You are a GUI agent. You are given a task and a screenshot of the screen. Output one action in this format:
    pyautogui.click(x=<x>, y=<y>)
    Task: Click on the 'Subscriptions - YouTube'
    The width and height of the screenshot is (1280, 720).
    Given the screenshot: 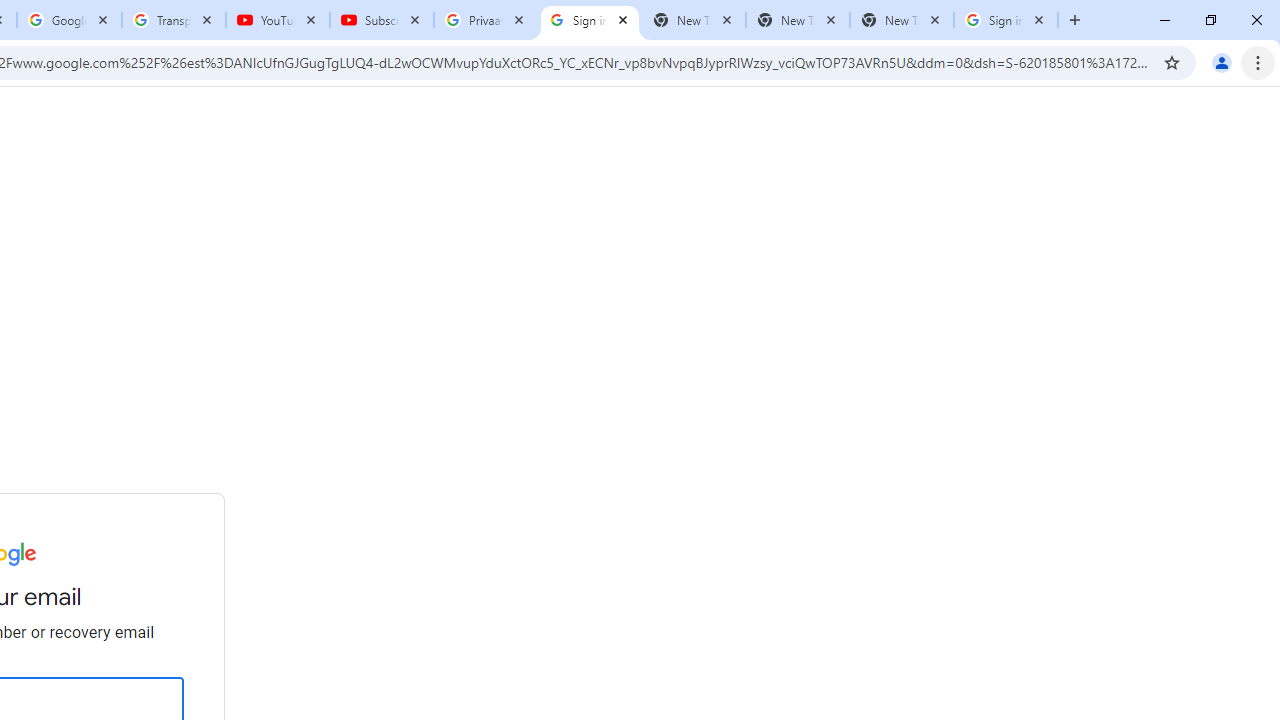 What is the action you would take?
    pyautogui.click(x=382, y=20)
    